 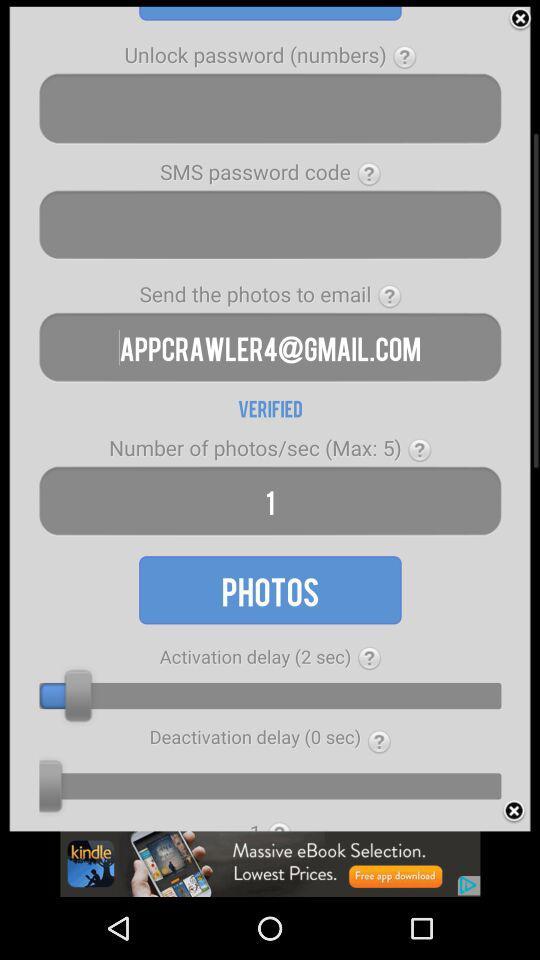 What do you see at coordinates (389, 295) in the screenshot?
I see `open information about the entry` at bounding box center [389, 295].